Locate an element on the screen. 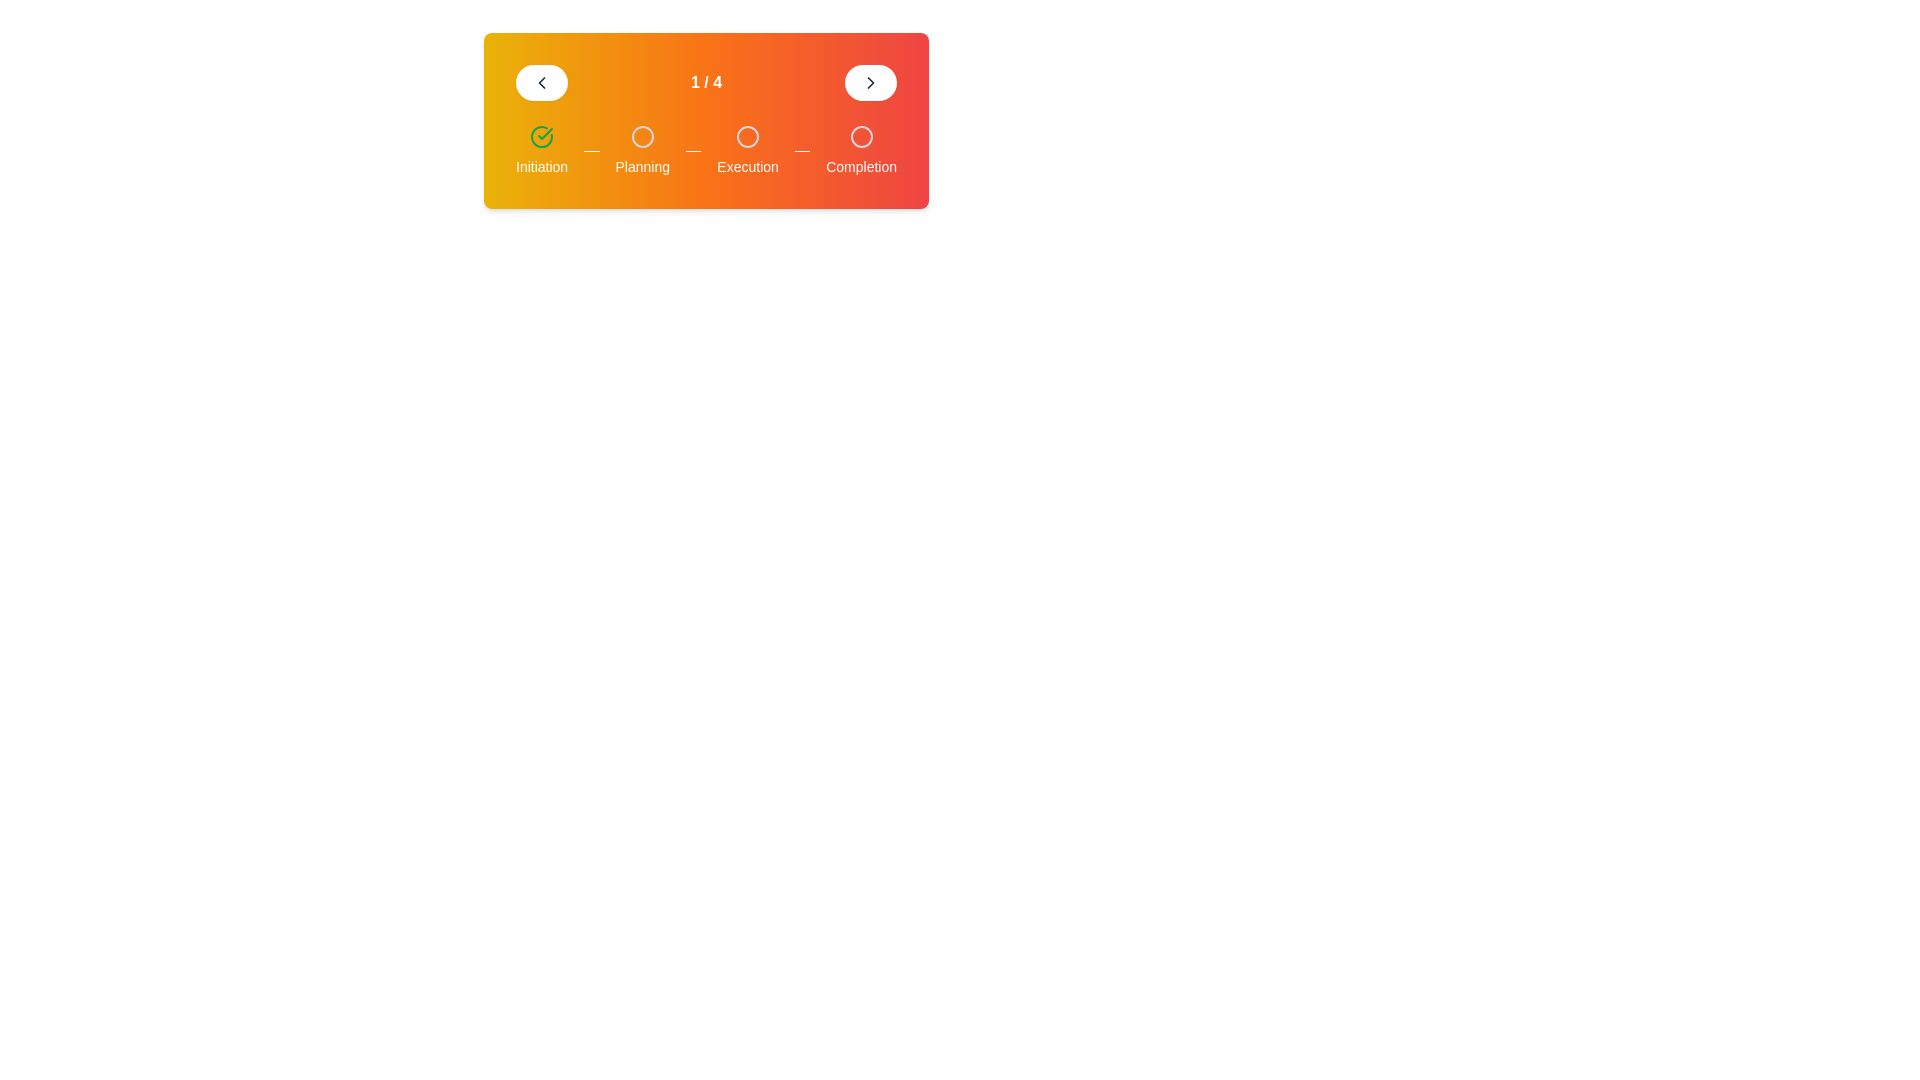 This screenshot has width=1920, height=1080. the SVG circle element that represents the 'Completion' step icon, located at the bottom-right of the progress step UI component is located at coordinates (861, 136).